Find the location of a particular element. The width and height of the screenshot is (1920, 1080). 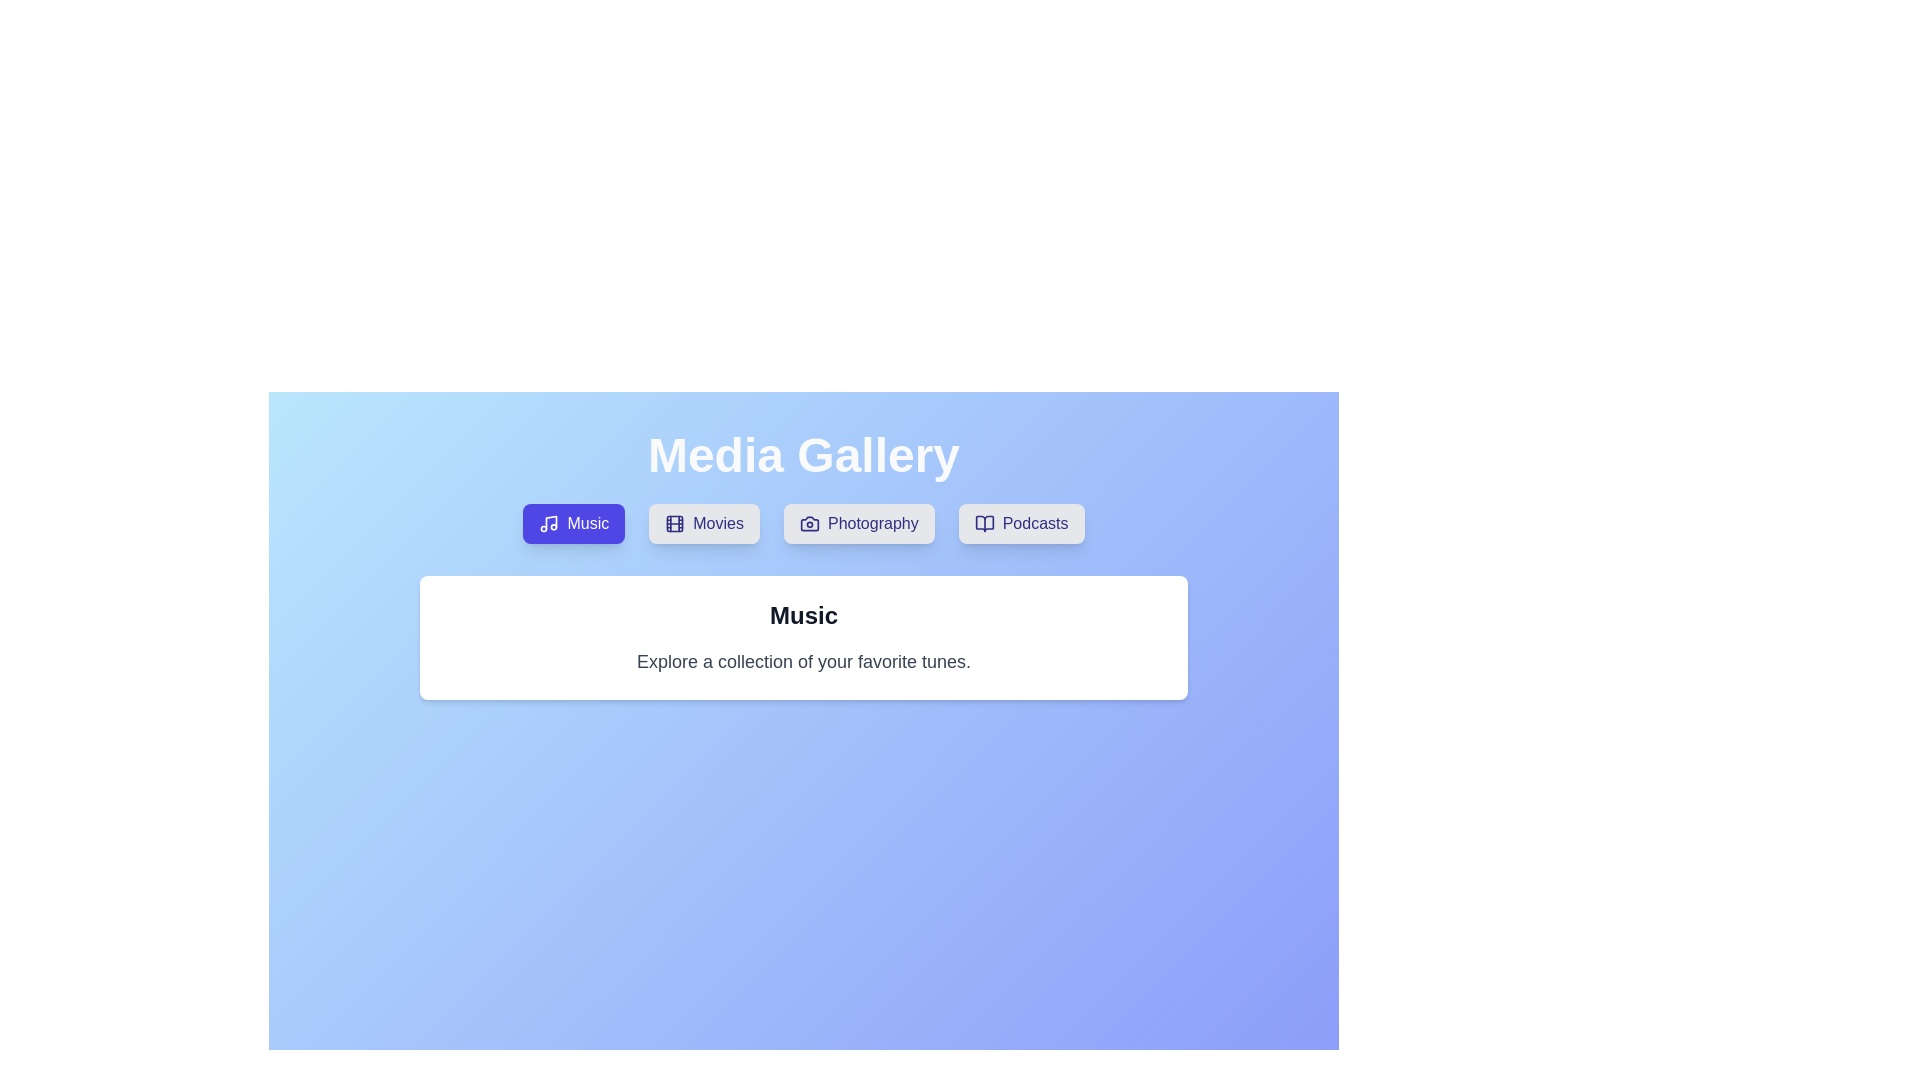

the Photography tab to observe its hover effect is located at coordinates (859, 523).